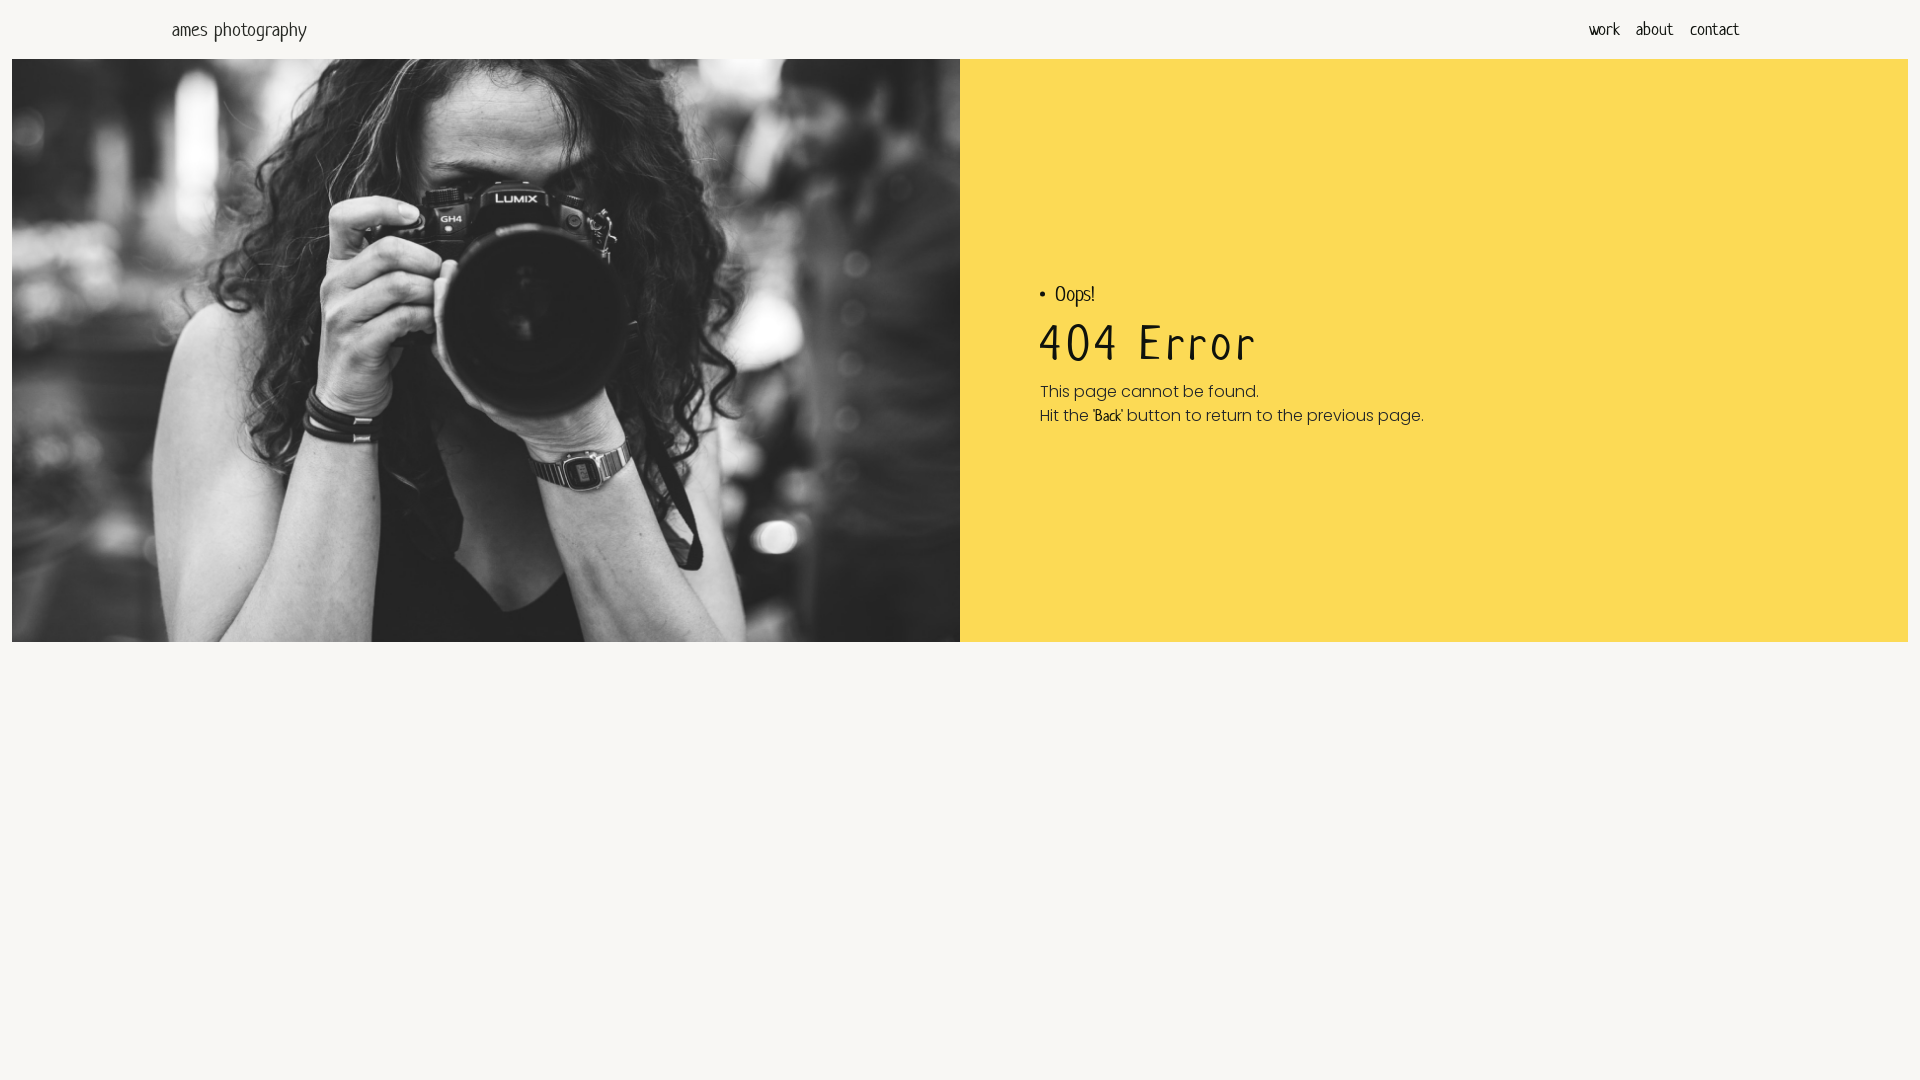 This screenshot has width=1920, height=1080. I want to click on 'contact', so click(1713, 29).